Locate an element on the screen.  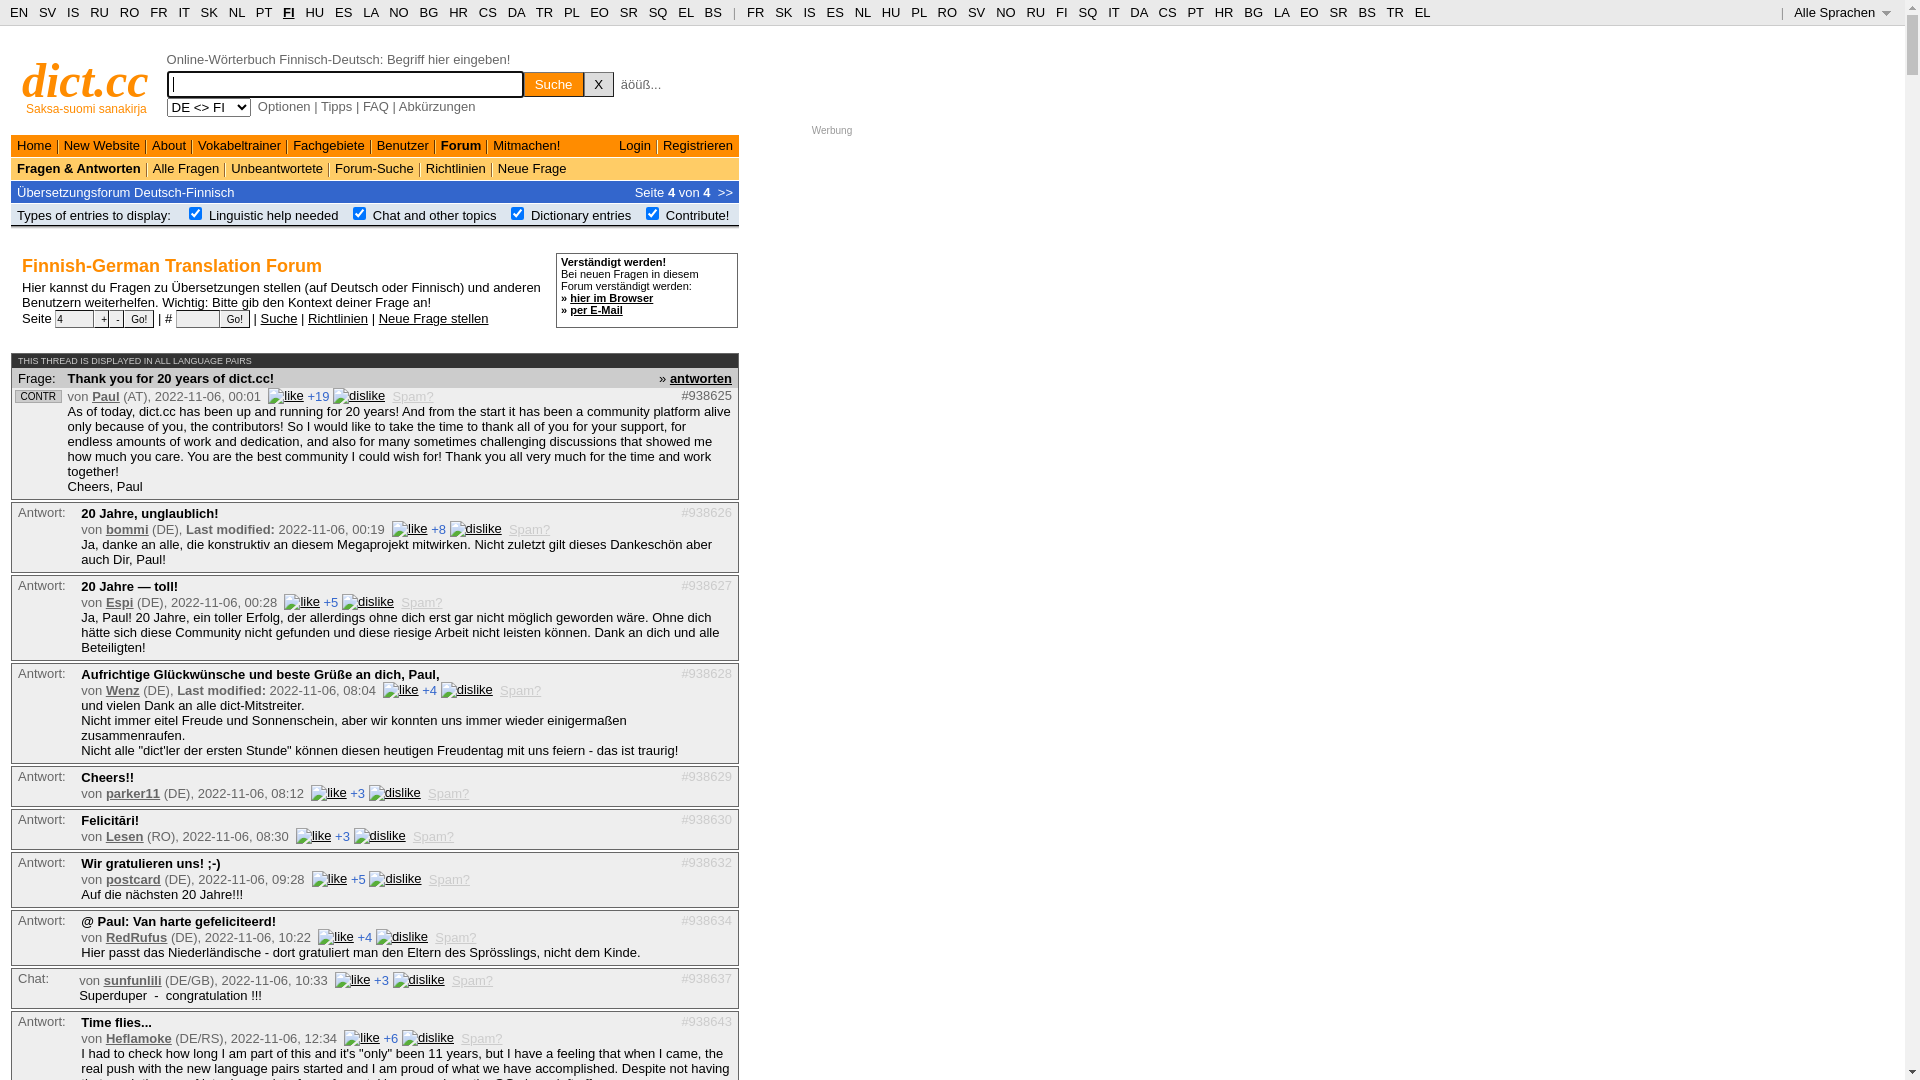
'EN' is located at coordinates (19, 12).